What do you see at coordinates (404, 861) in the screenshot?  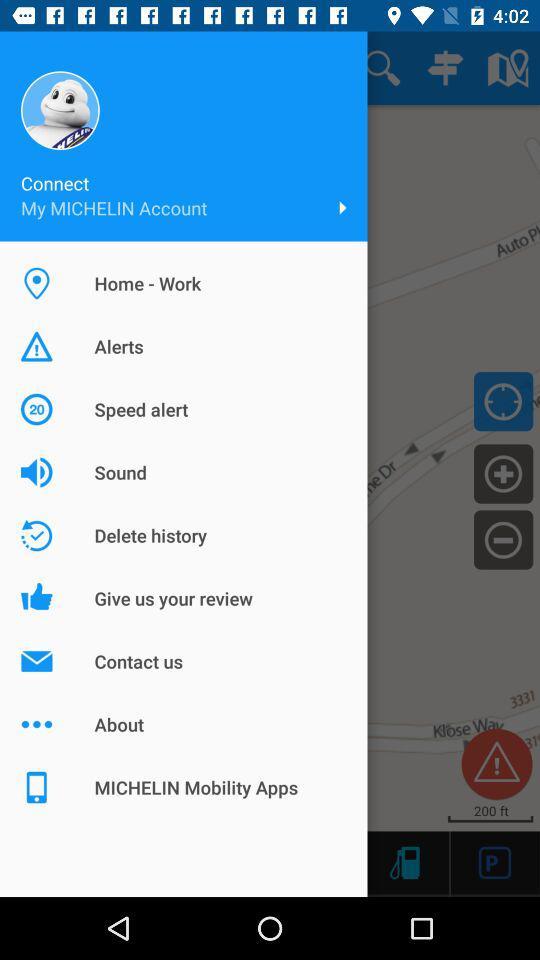 I see `gas station locations` at bounding box center [404, 861].